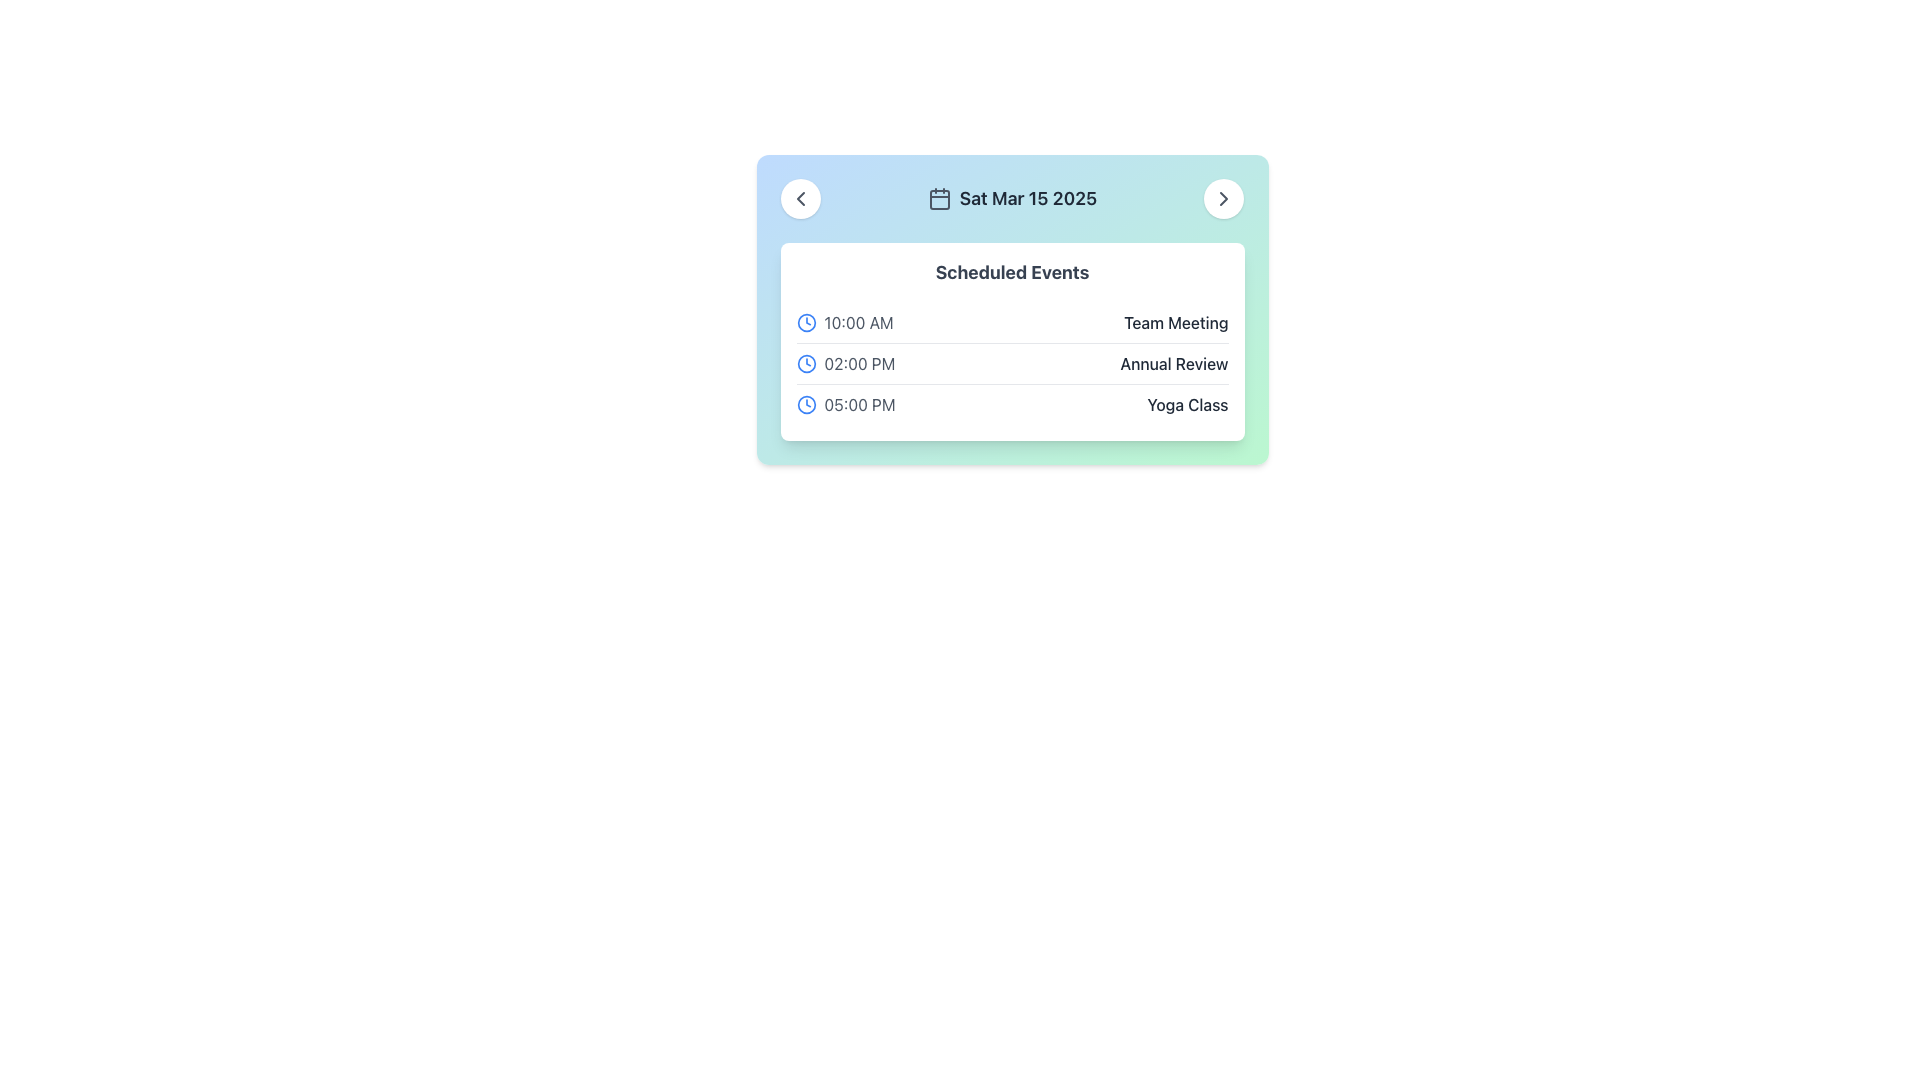 The image size is (1920, 1080). Describe the element at coordinates (1223, 199) in the screenshot. I see `the circular button with a right-pointing chevron icon located at the top-right corner of the header section` at that location.